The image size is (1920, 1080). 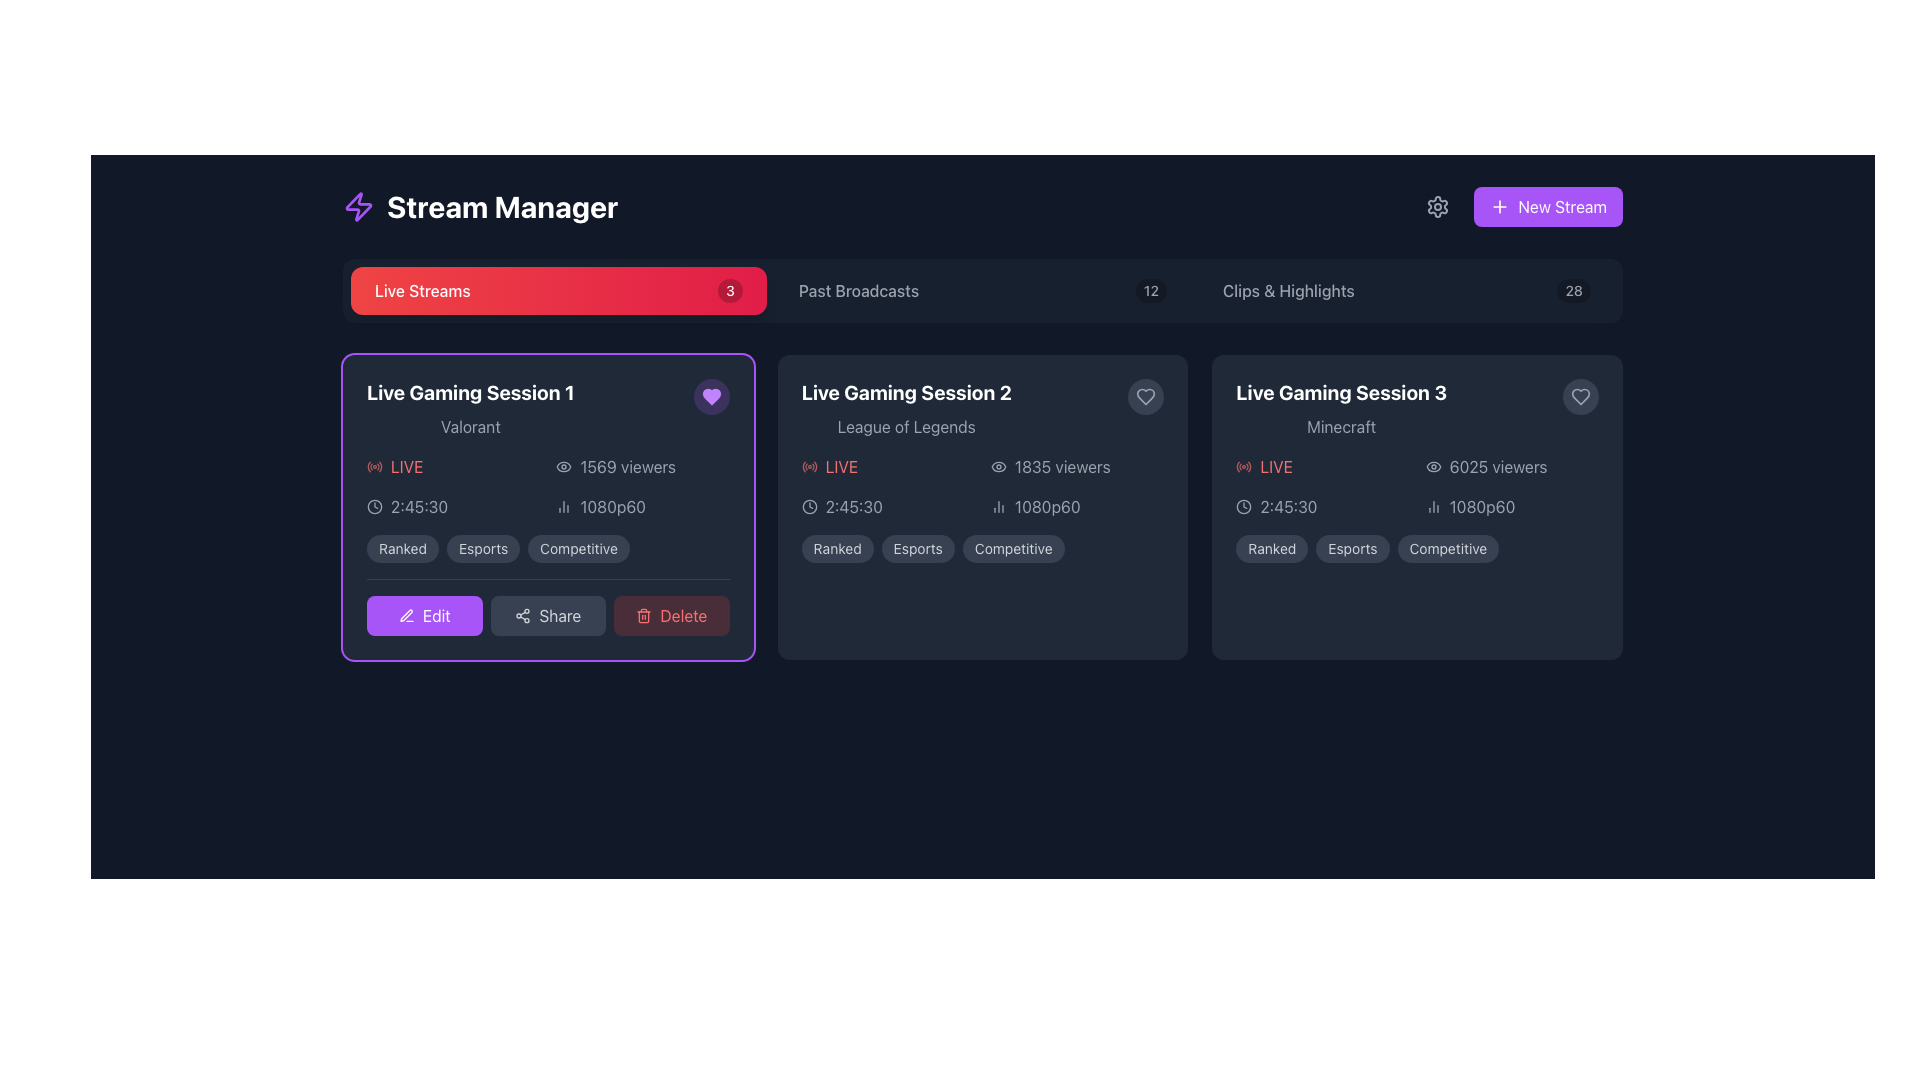 What do you see at coordinates (1061, 466) in the screenshot?
I see `the text label indicating the total number of views in the 'Live Gaming Session 2' card, positioned adjacent to the eye icon` at bounding box center [1061, 466].